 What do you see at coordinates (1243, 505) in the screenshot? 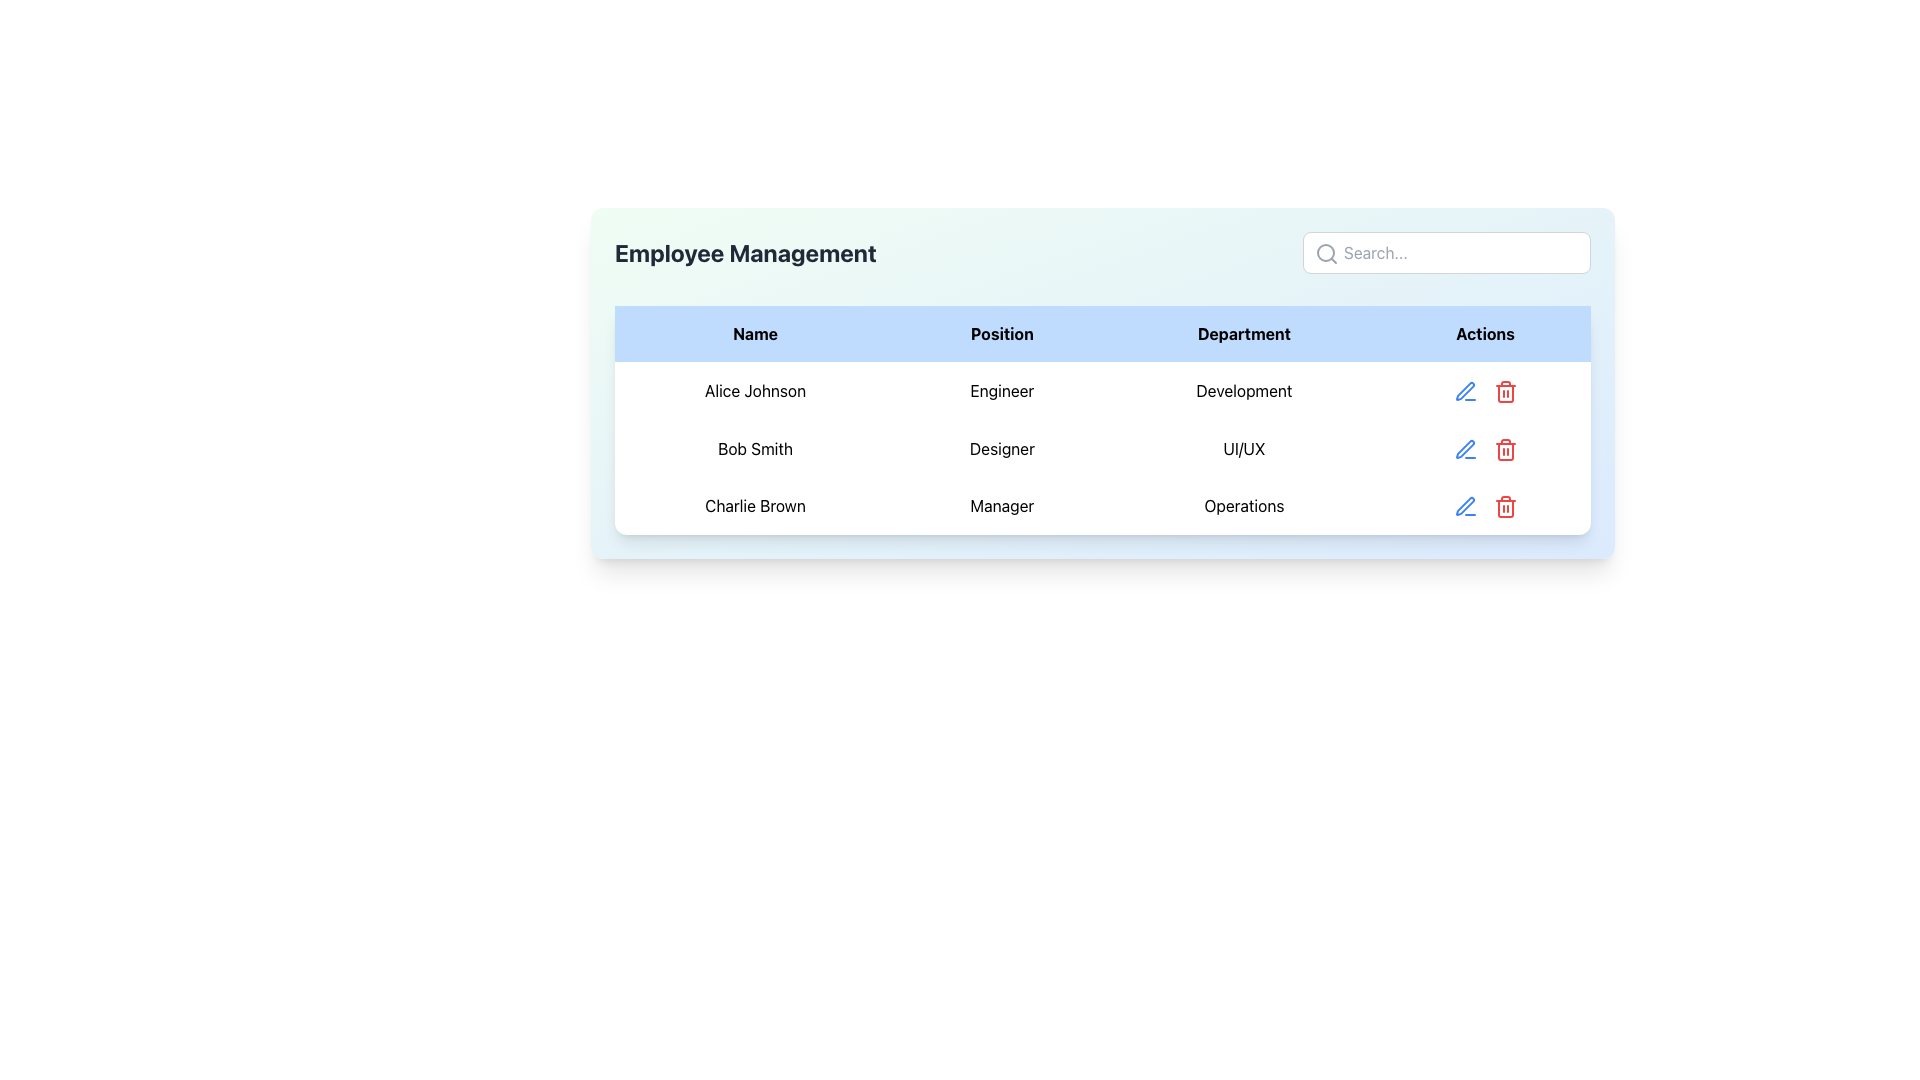
I see `the Text label indicating the department associated with 'Charlie Brown' in the third row of the 'Department' column` at bounding box center [1243, 505].